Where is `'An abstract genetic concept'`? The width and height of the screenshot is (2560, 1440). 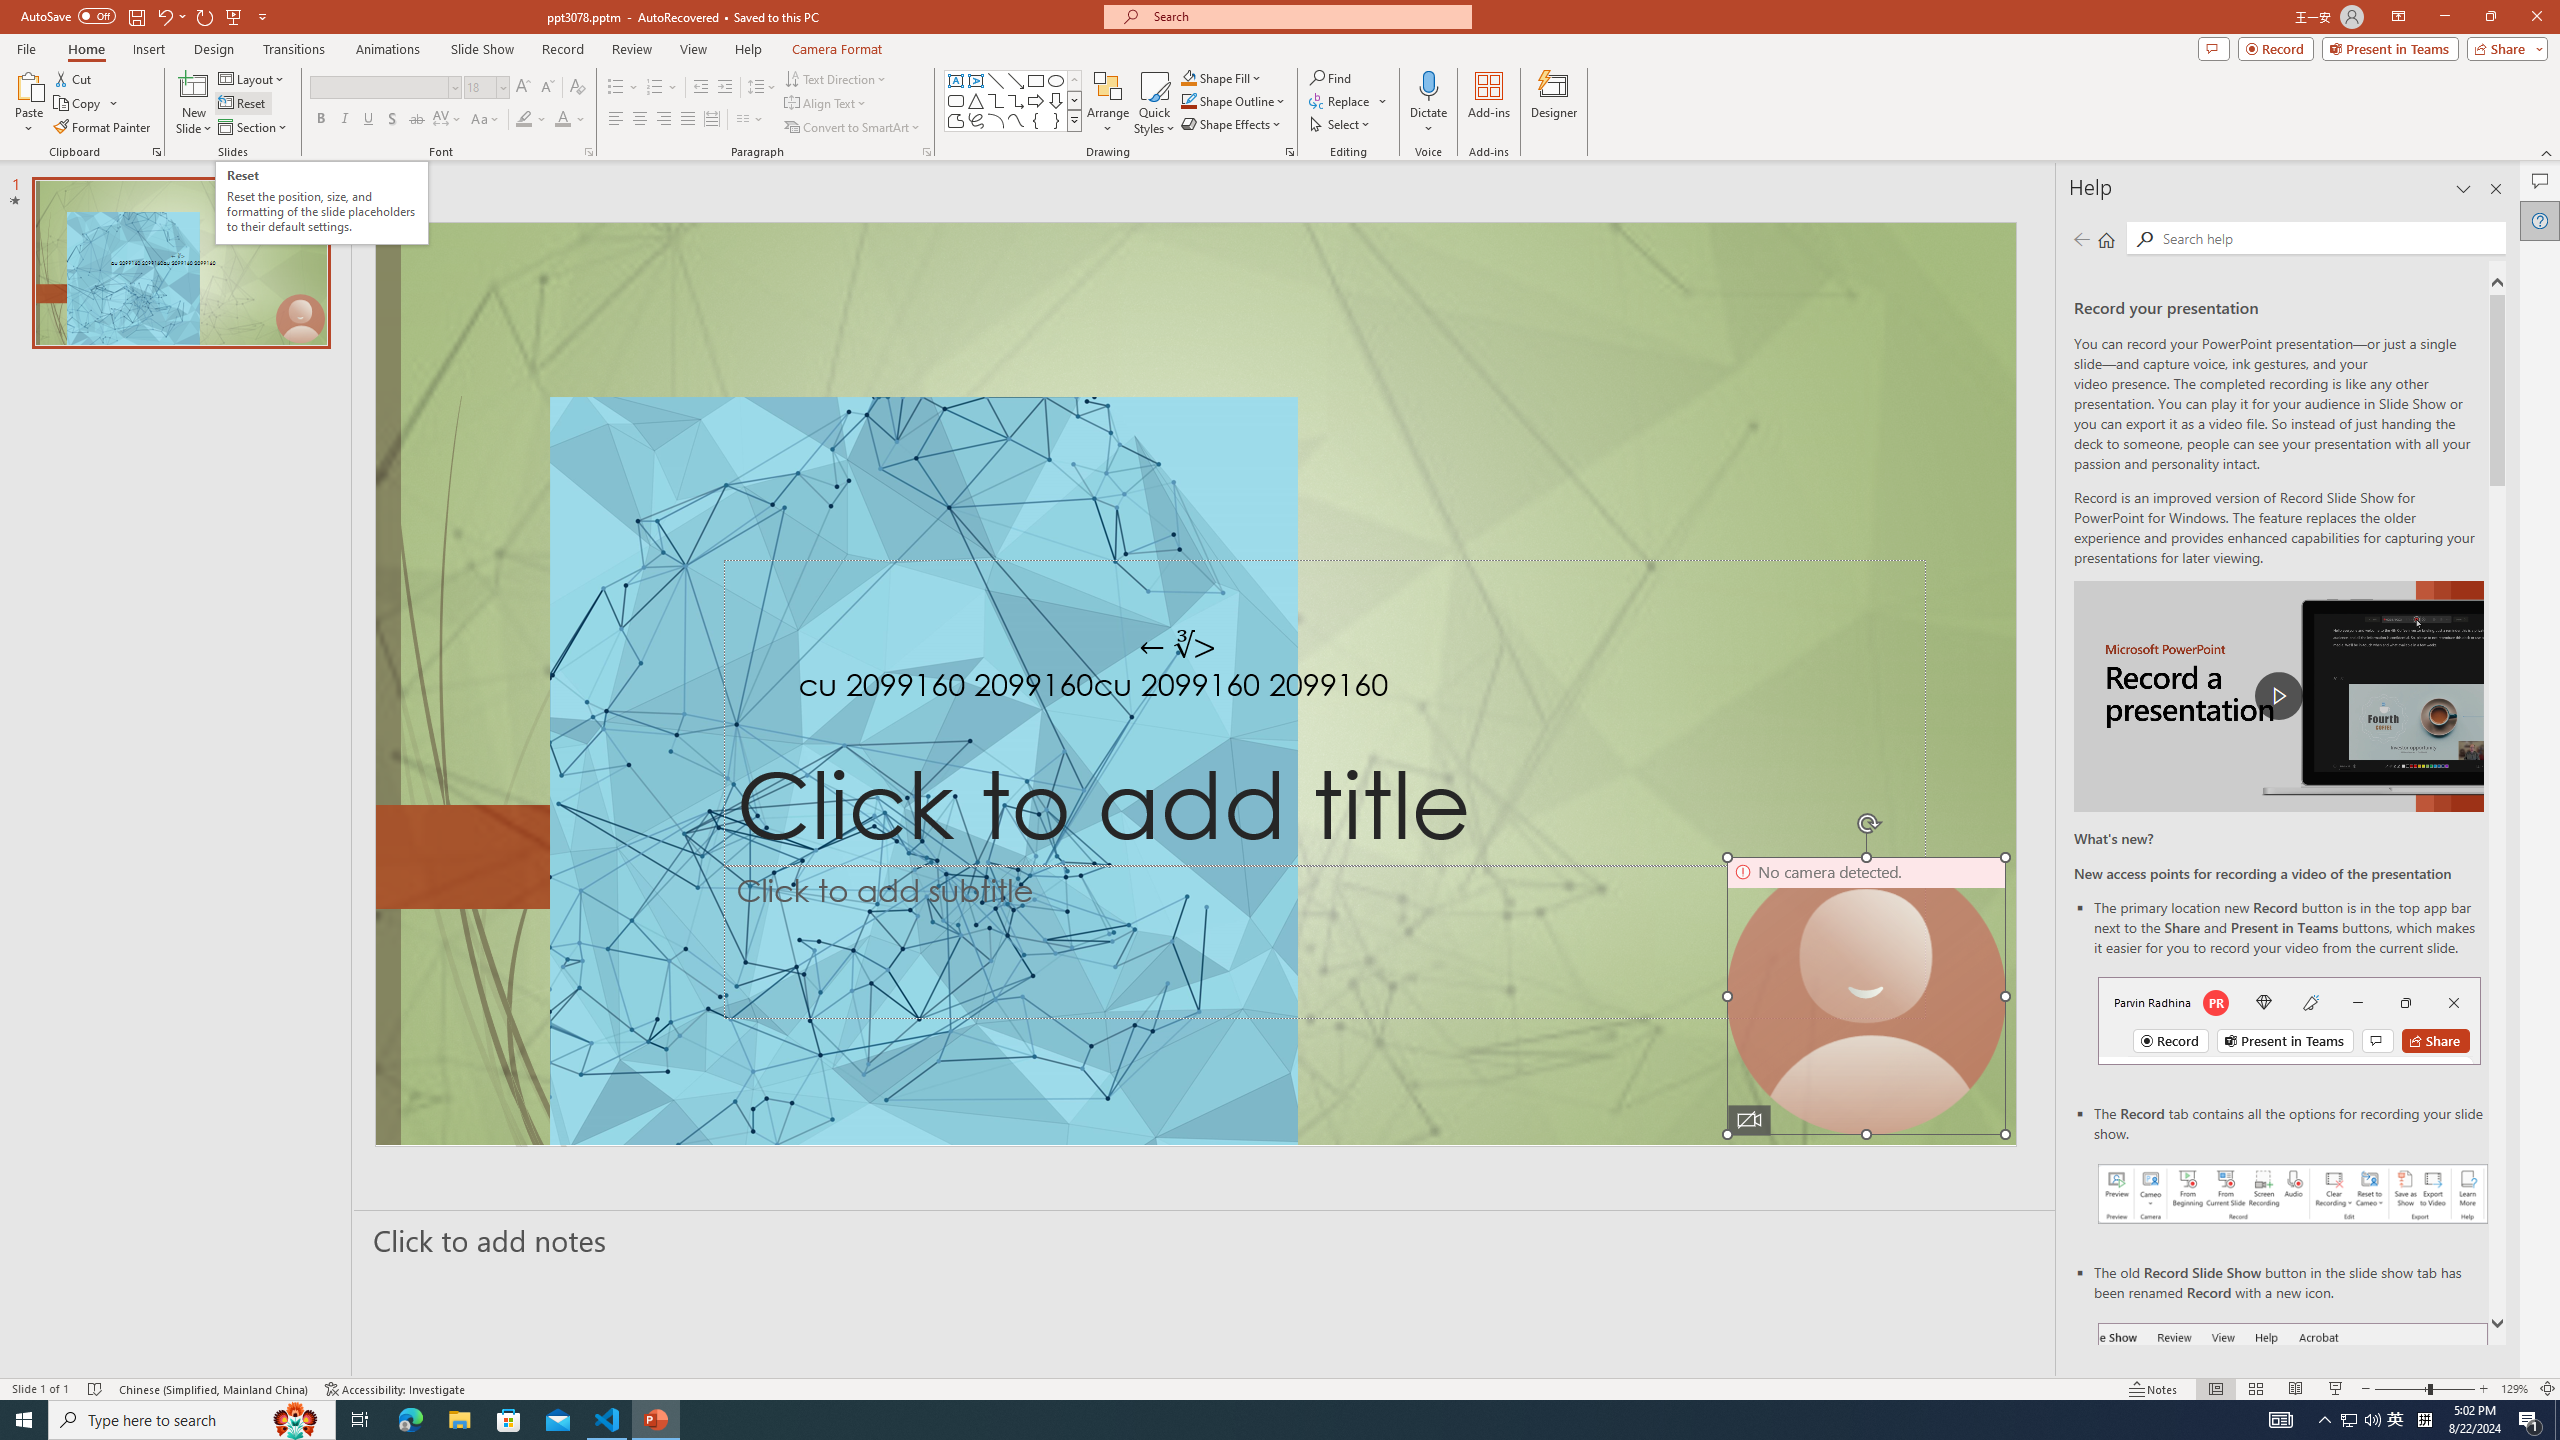
'An abstract genetic concept' is located at coordinates (1195, 683).